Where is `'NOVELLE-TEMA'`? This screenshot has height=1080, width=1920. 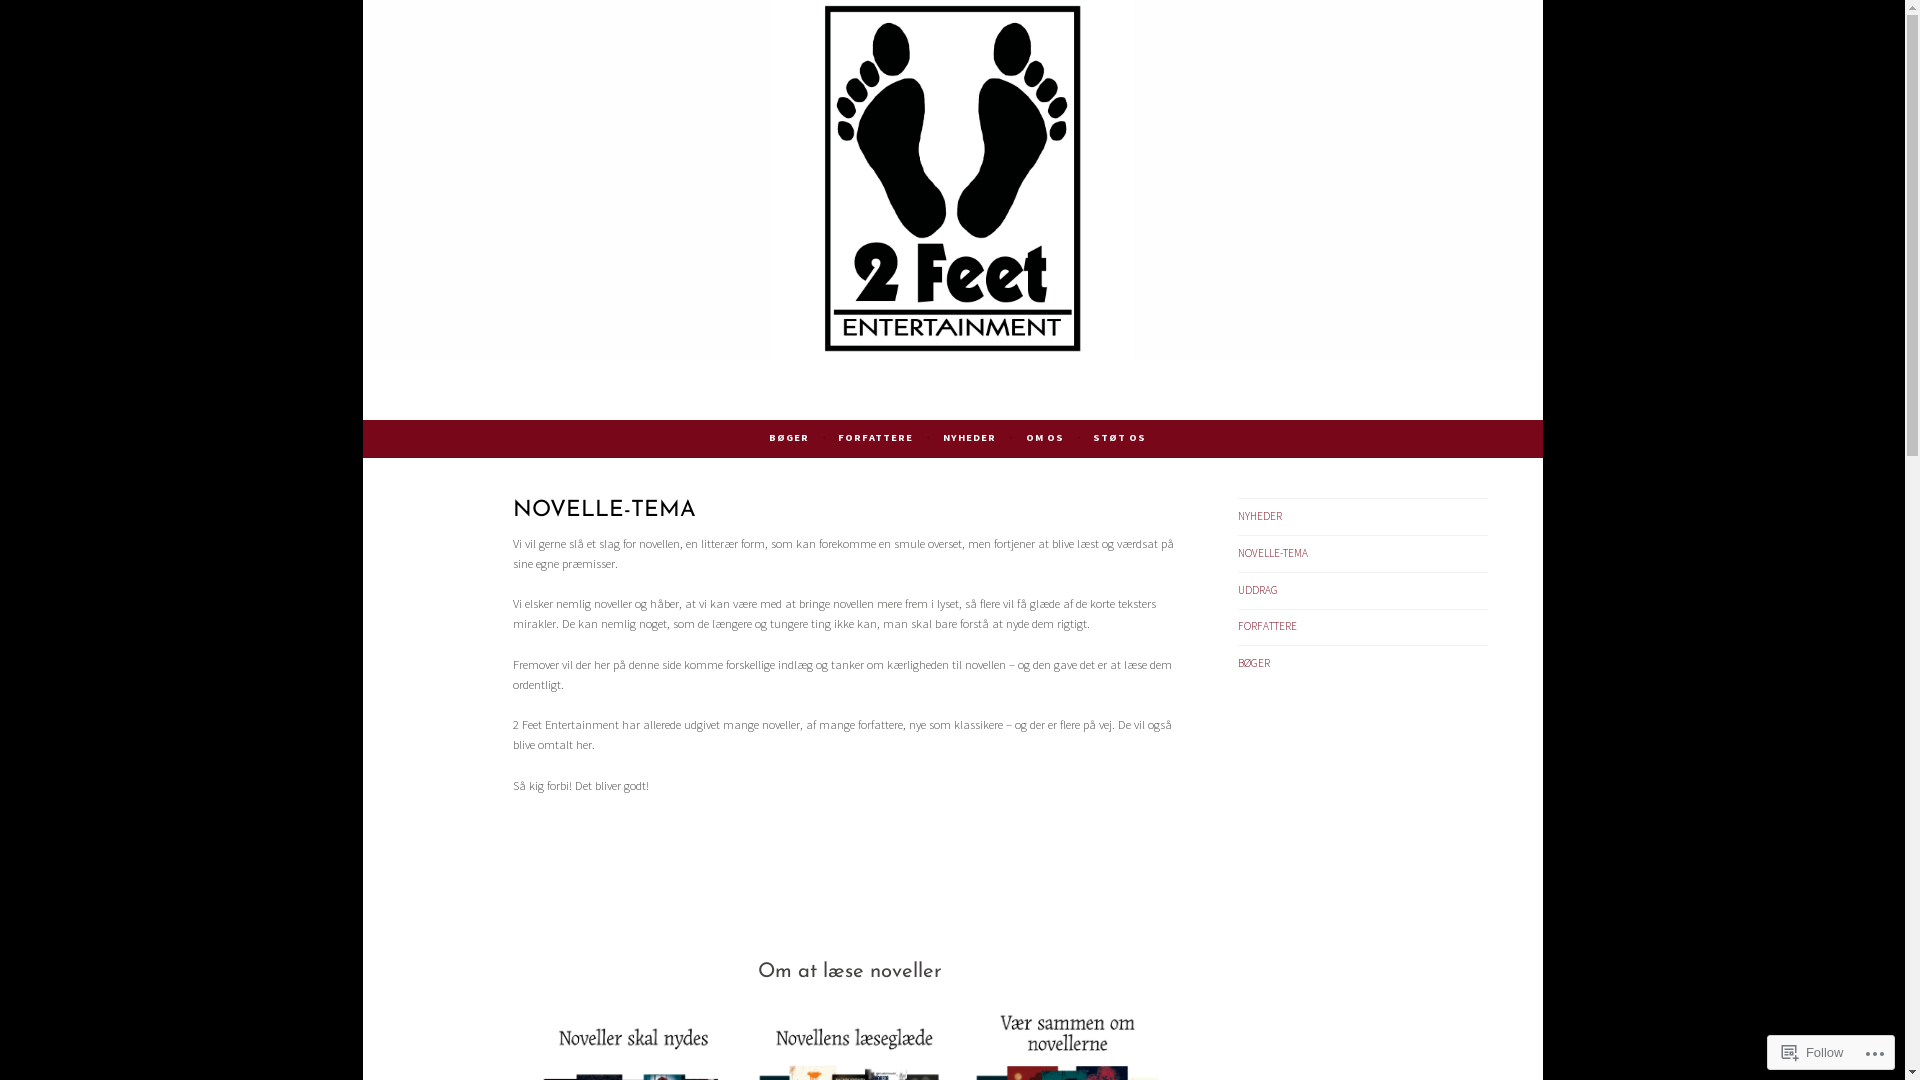
'NOVELLE-TEMA' is located at coordinates (1237, 552).